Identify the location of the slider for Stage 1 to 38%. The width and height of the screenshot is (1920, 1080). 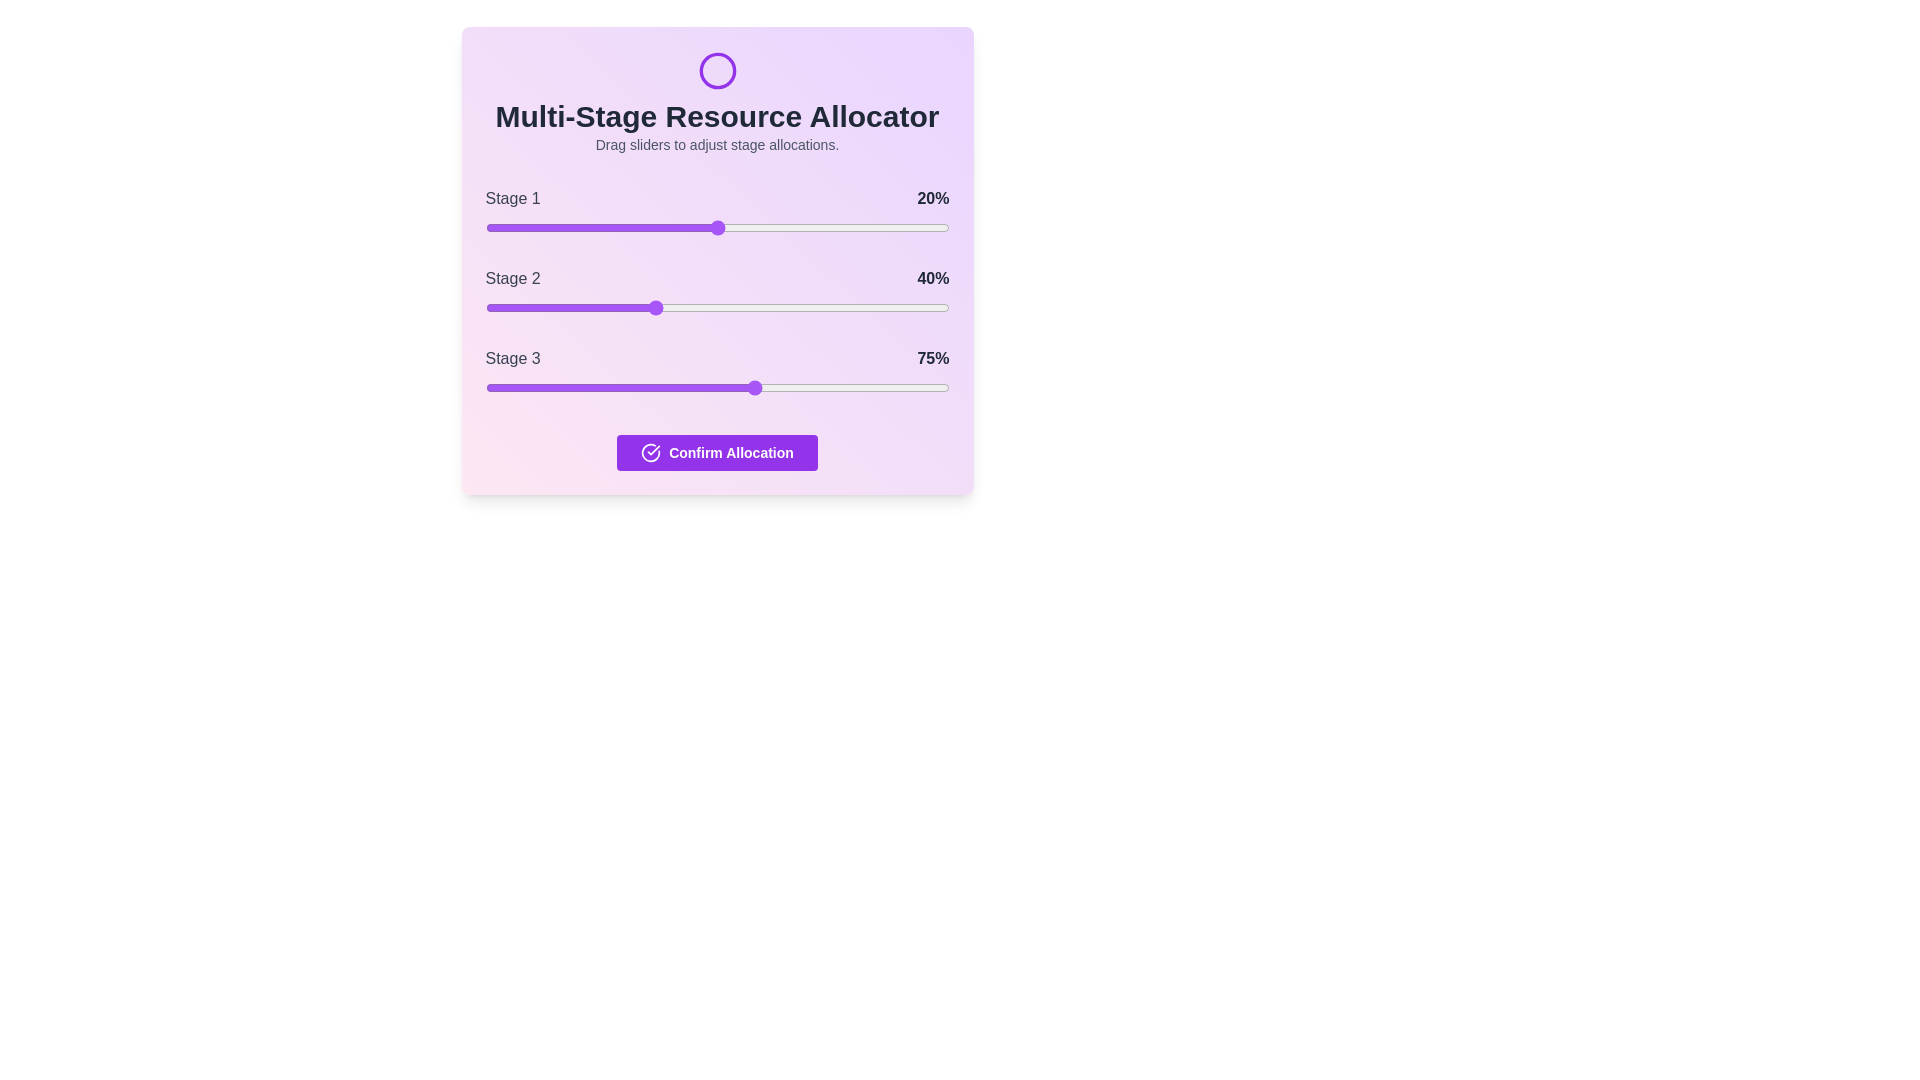
(661, 226).